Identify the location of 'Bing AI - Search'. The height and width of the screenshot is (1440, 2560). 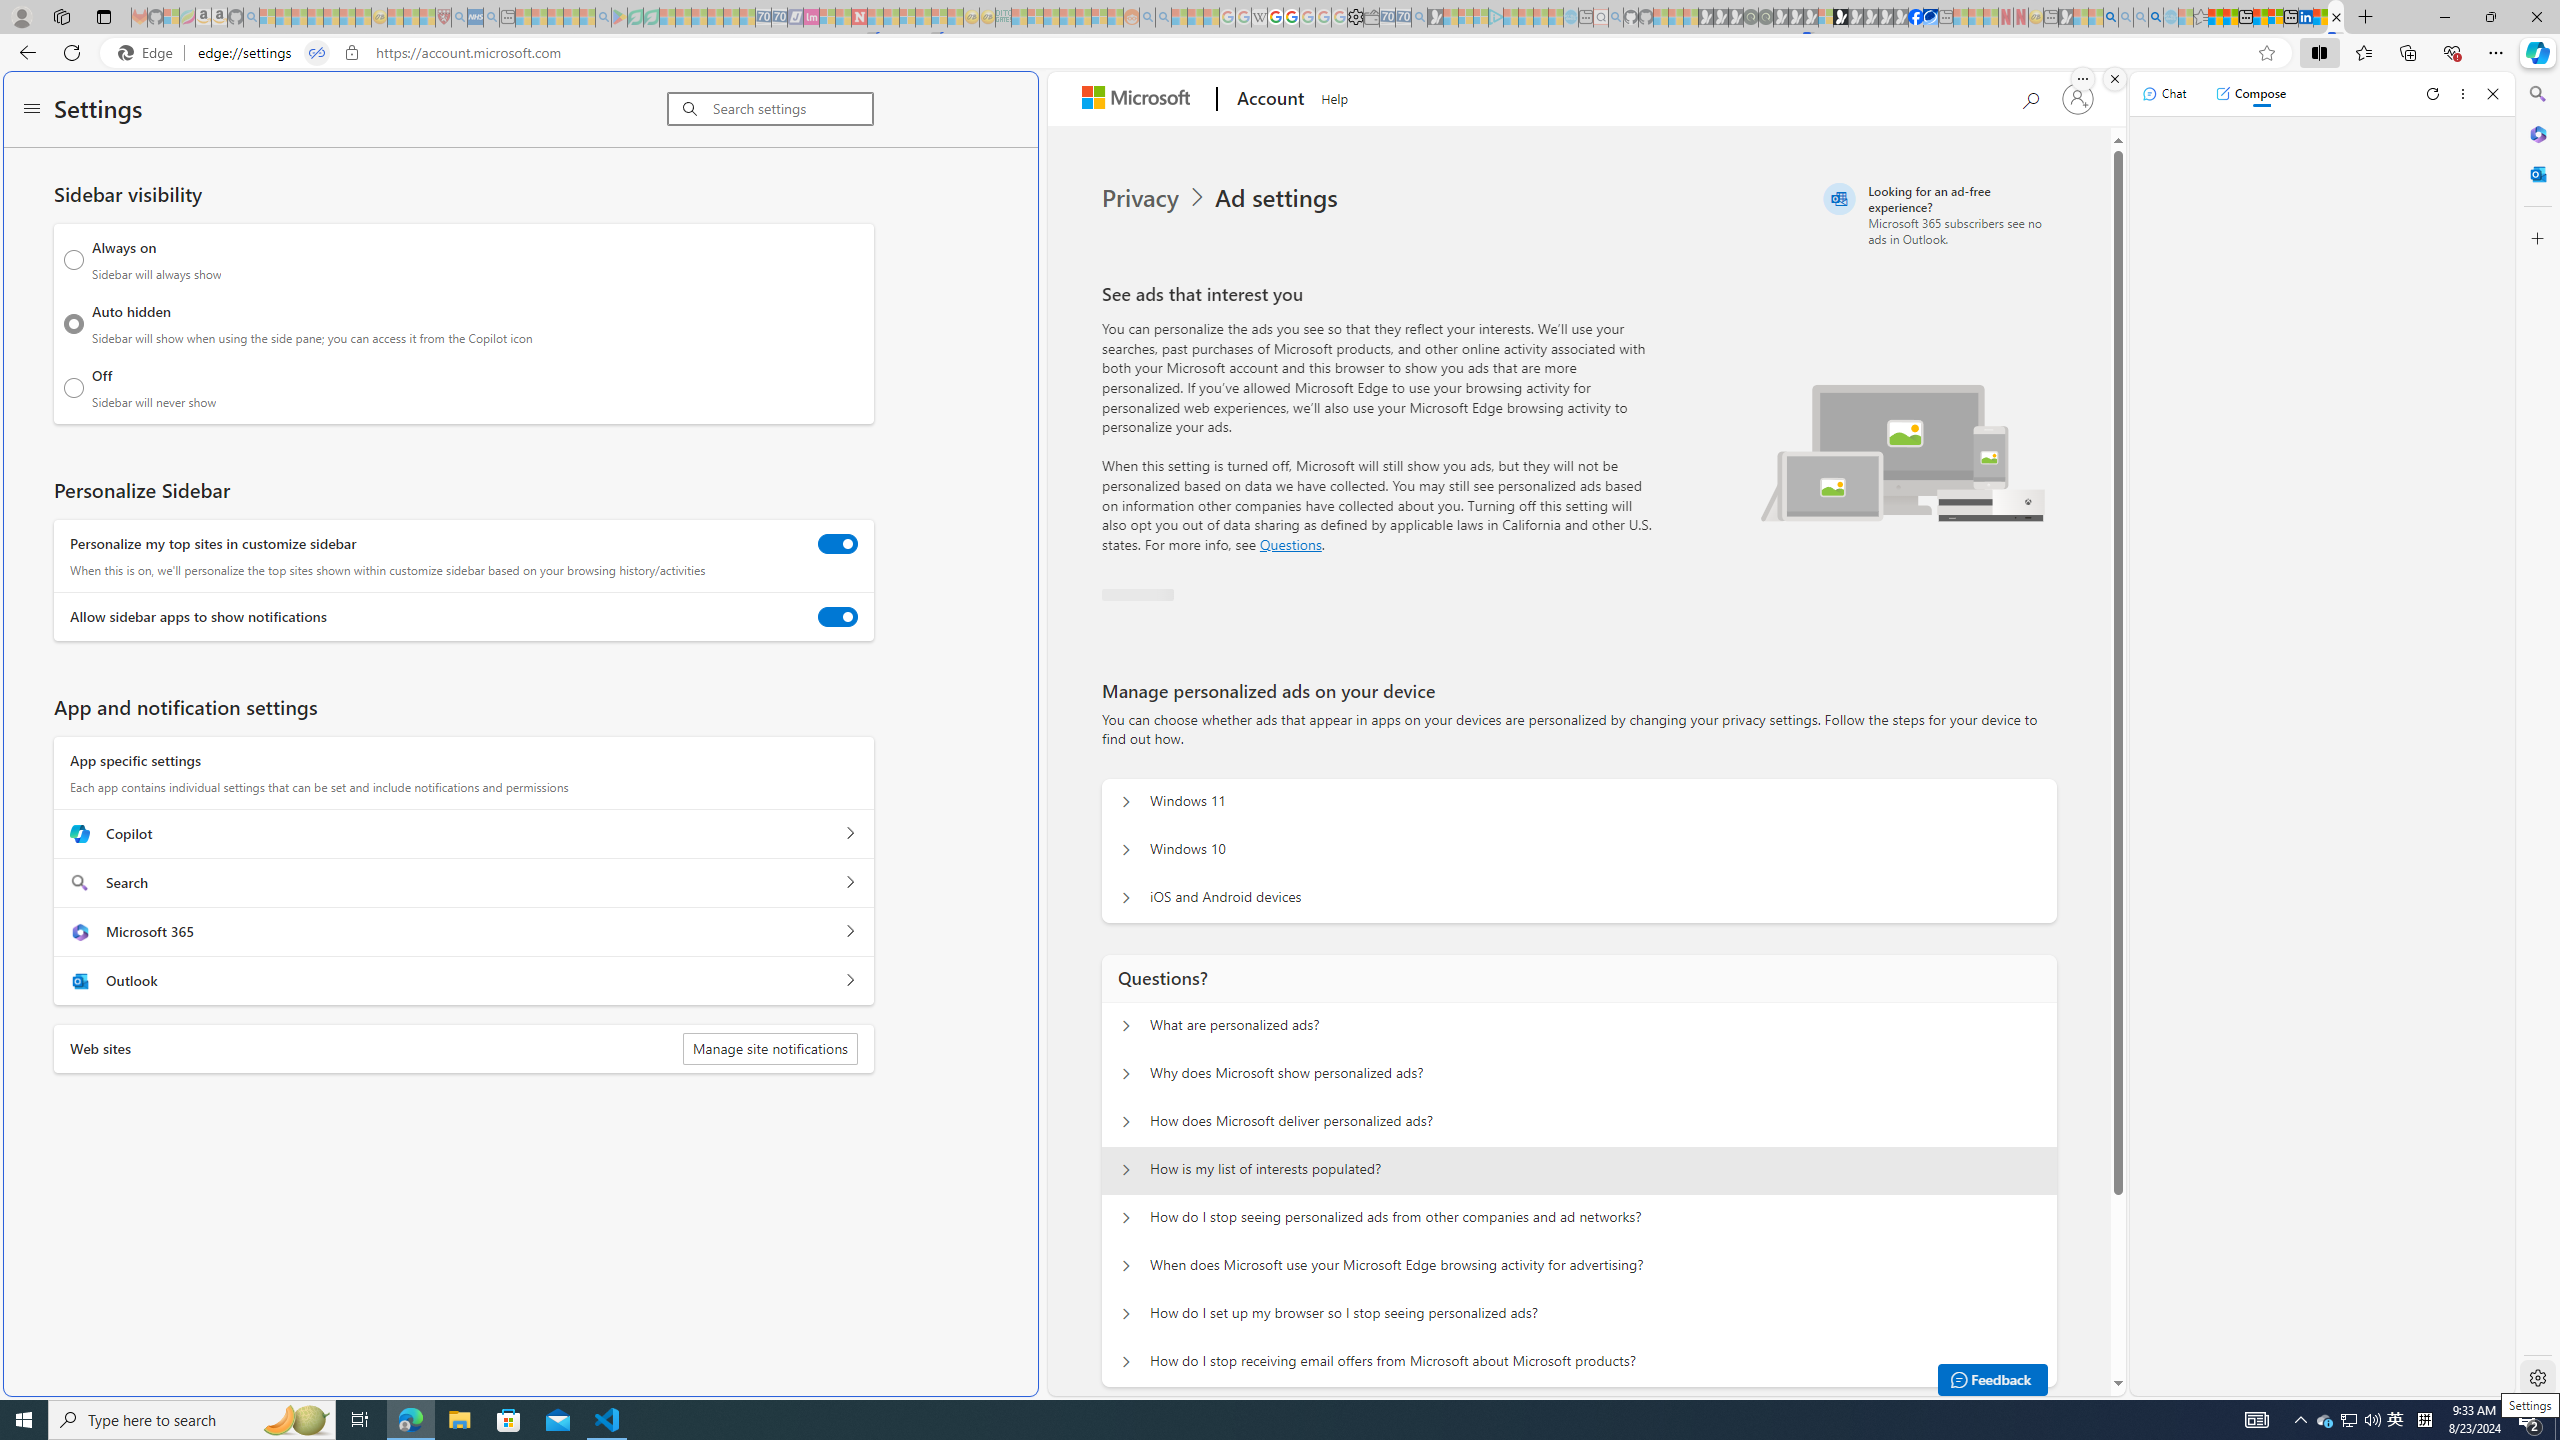
(2109, 16).